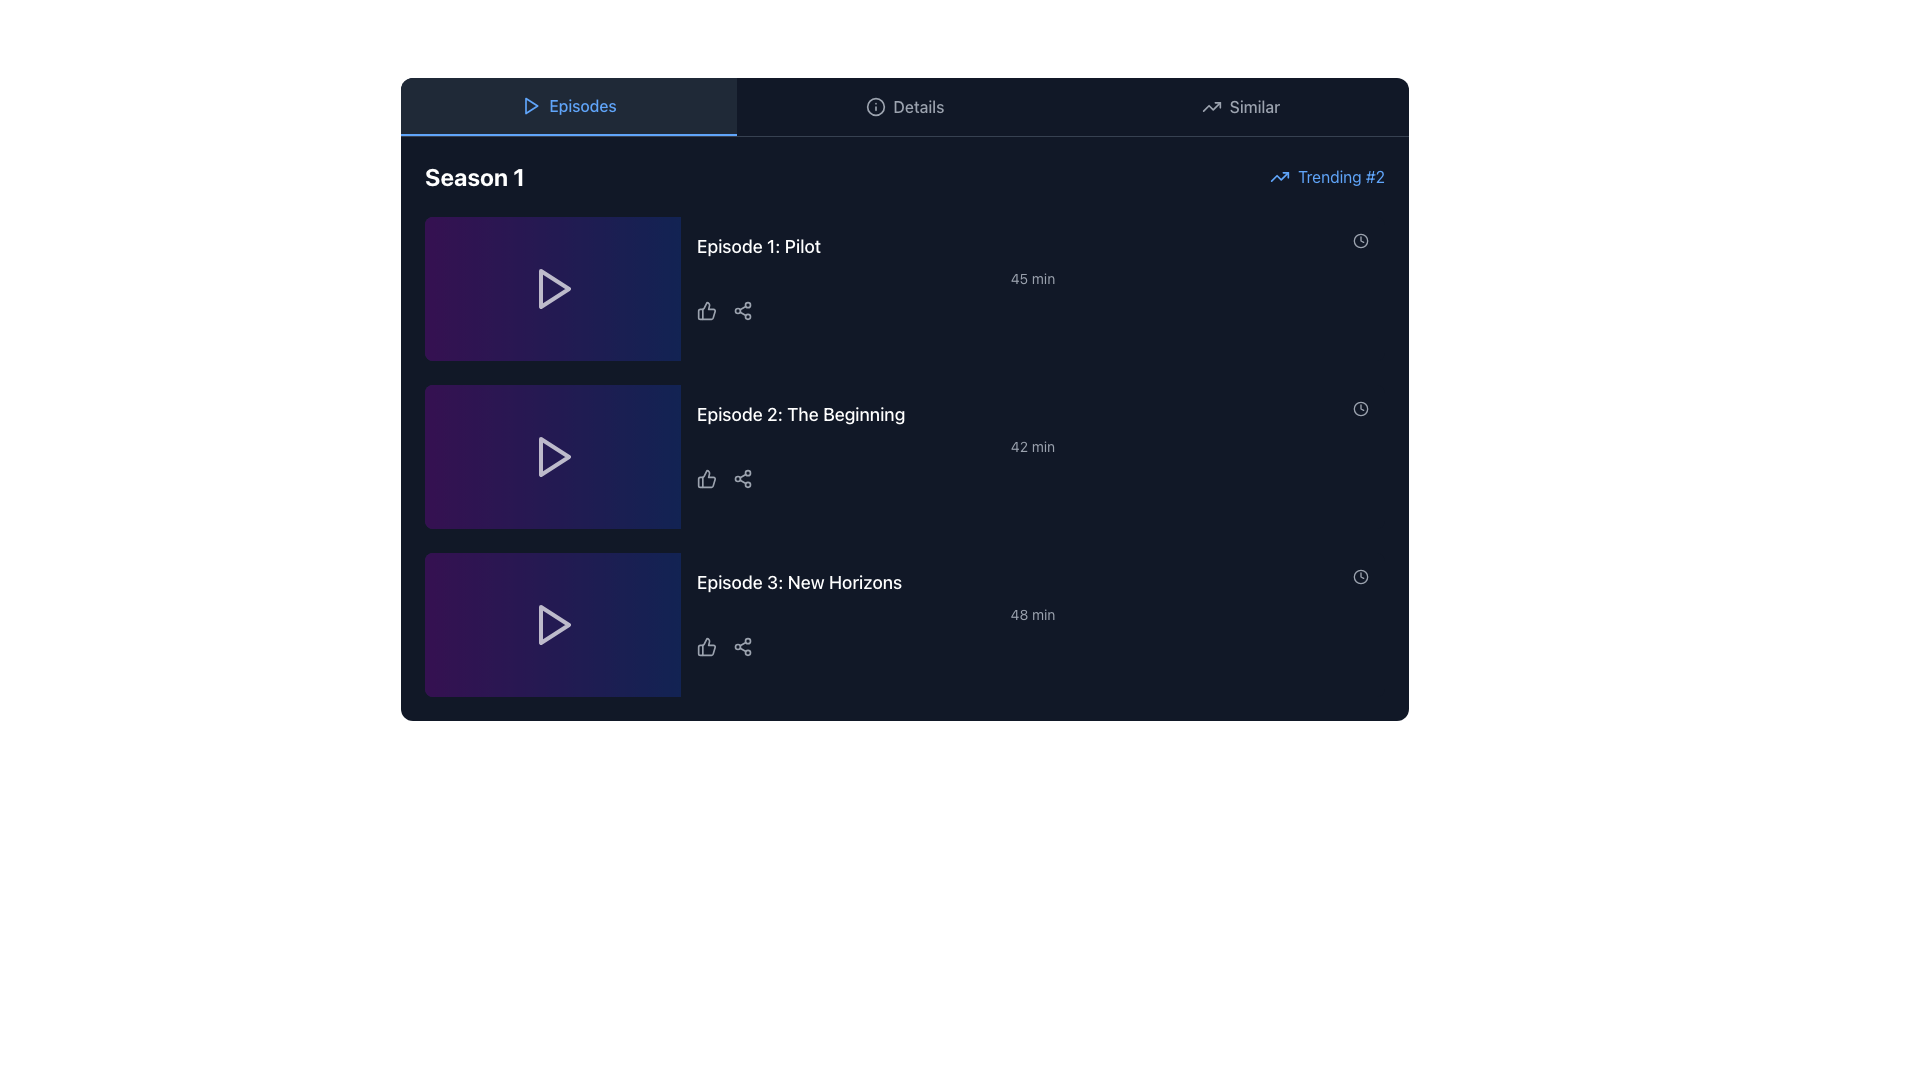  What do you see at coordinates (1240, 107) in the screenshot?
I see `the 'Similar' tab, which is the third tab in a horizontal row of tabs at the top of the list interface` at bounding box center [1240, 107].